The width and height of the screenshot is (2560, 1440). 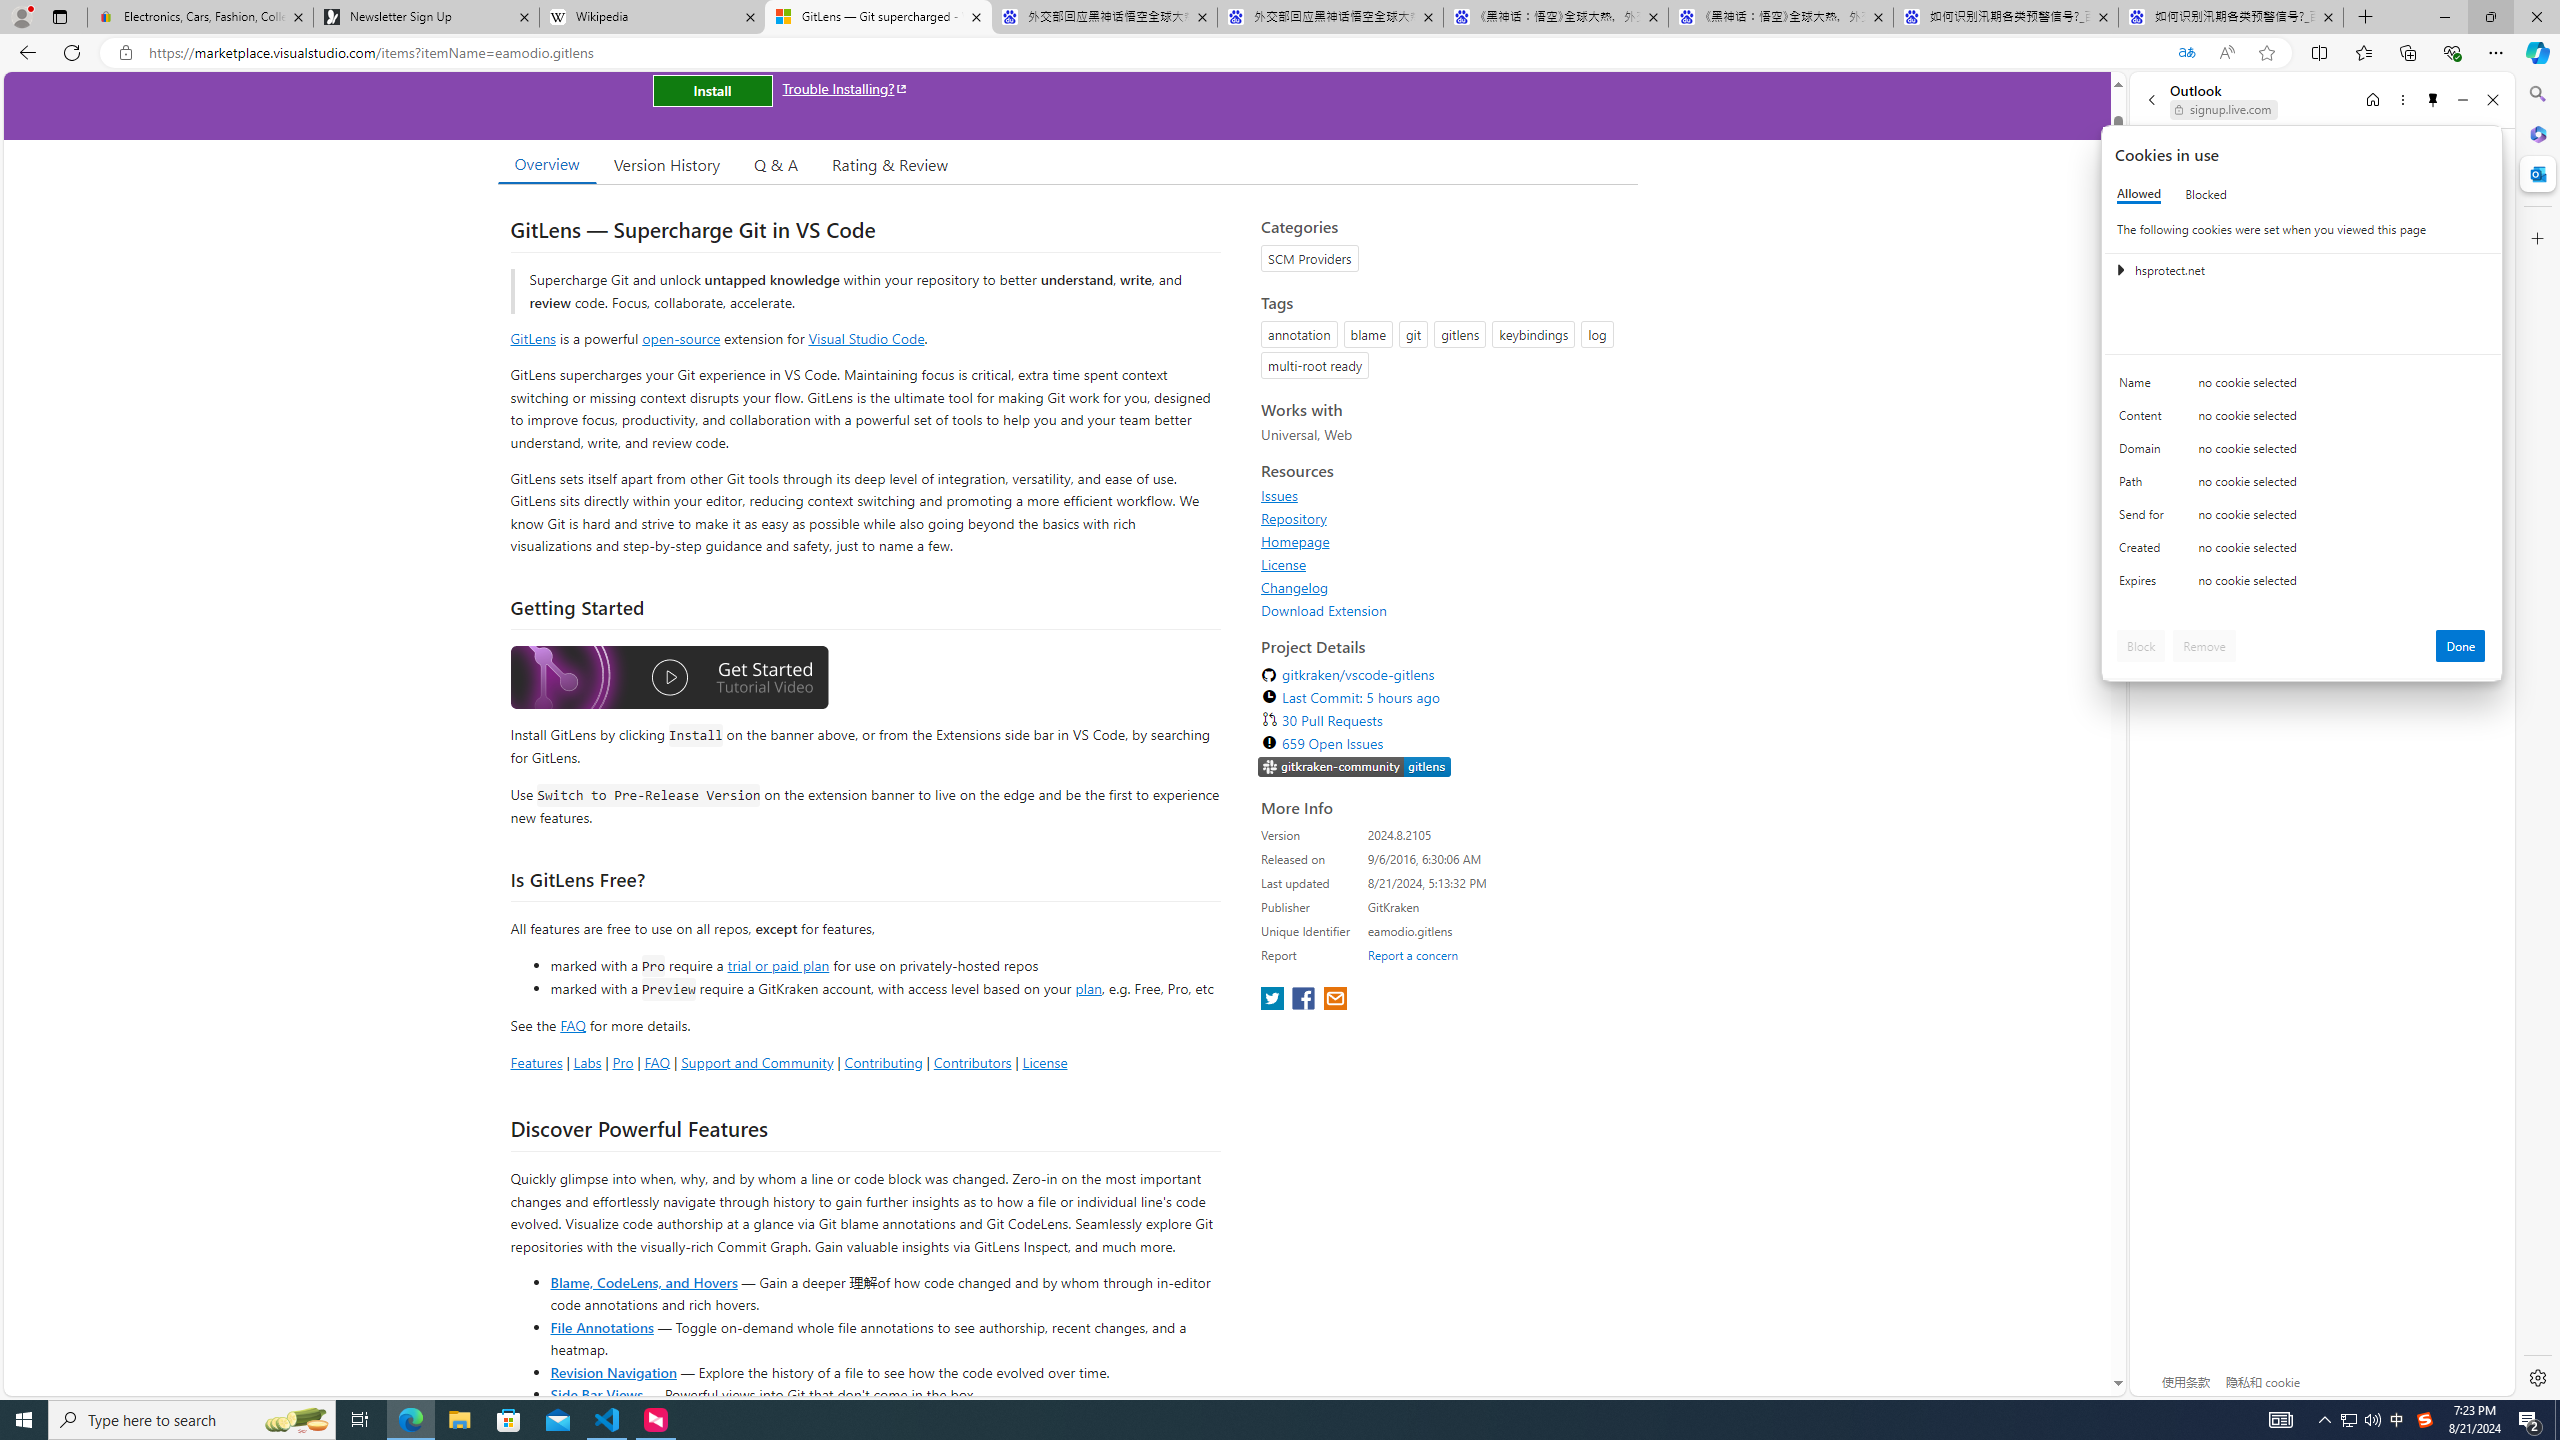 I want to click on 'Path', so click(x=2144, y=486).